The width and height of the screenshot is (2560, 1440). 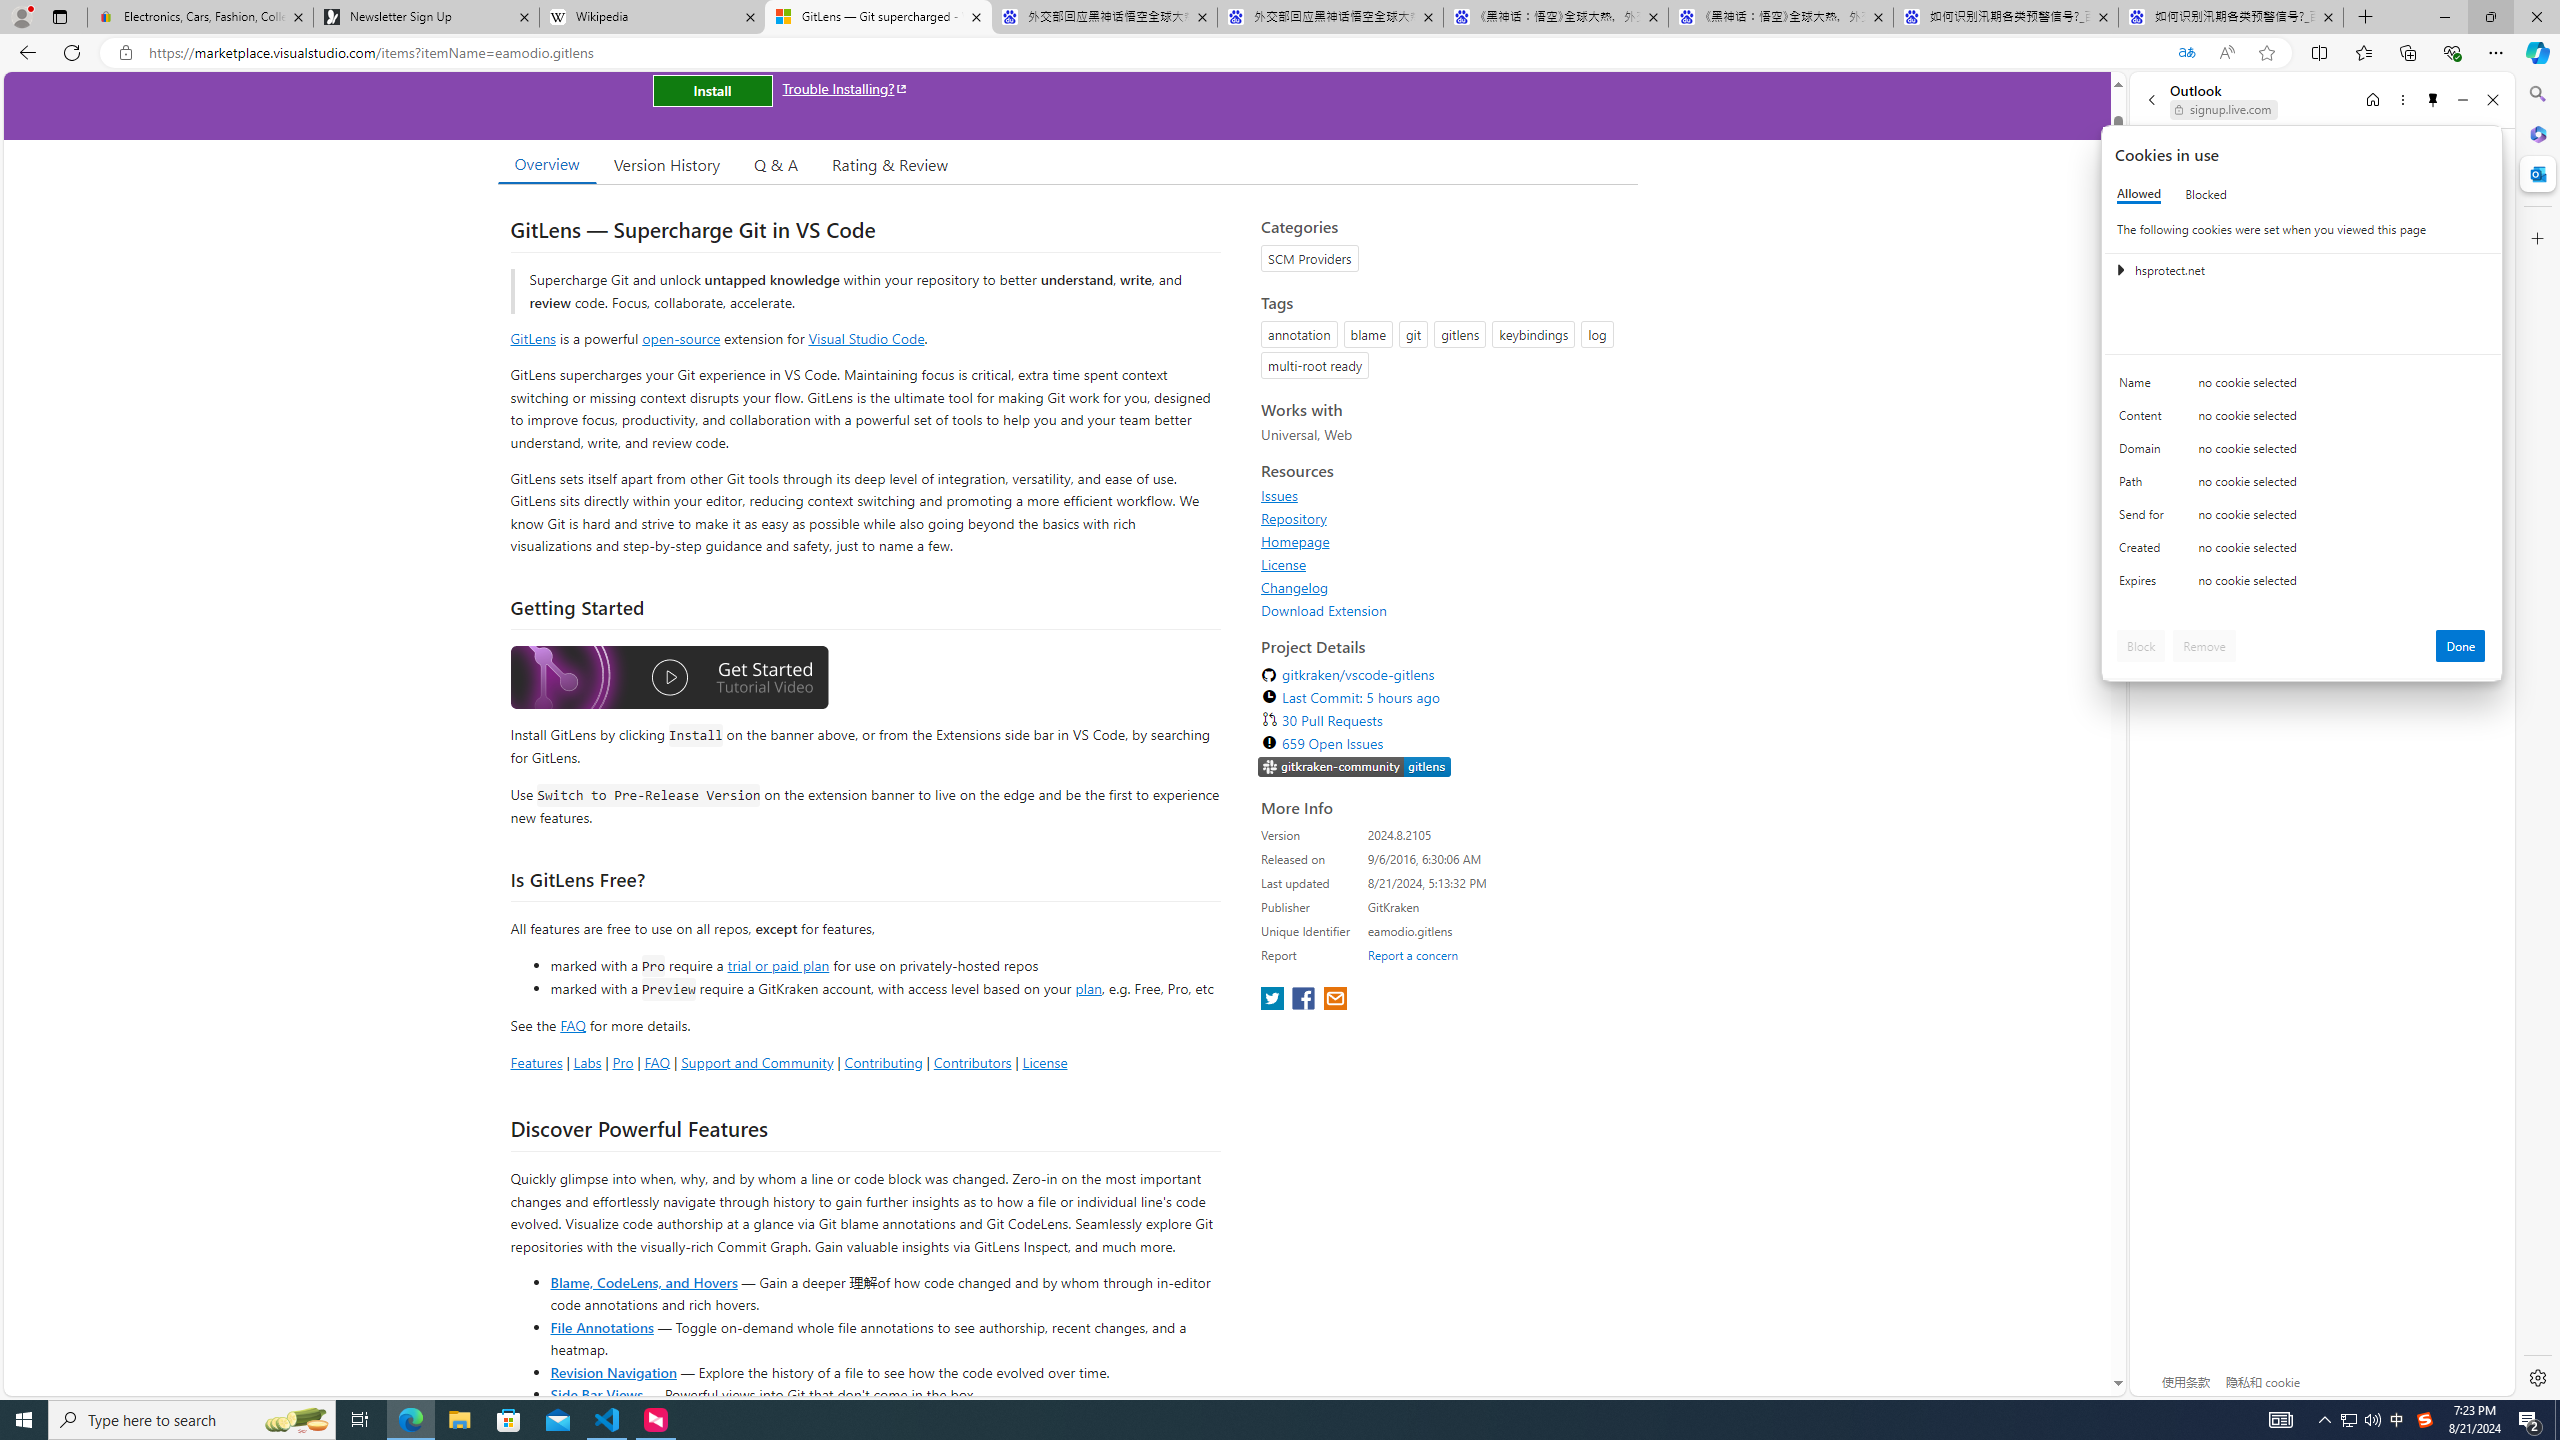 I want to click on 'Path', so click(x=2144, y=486).